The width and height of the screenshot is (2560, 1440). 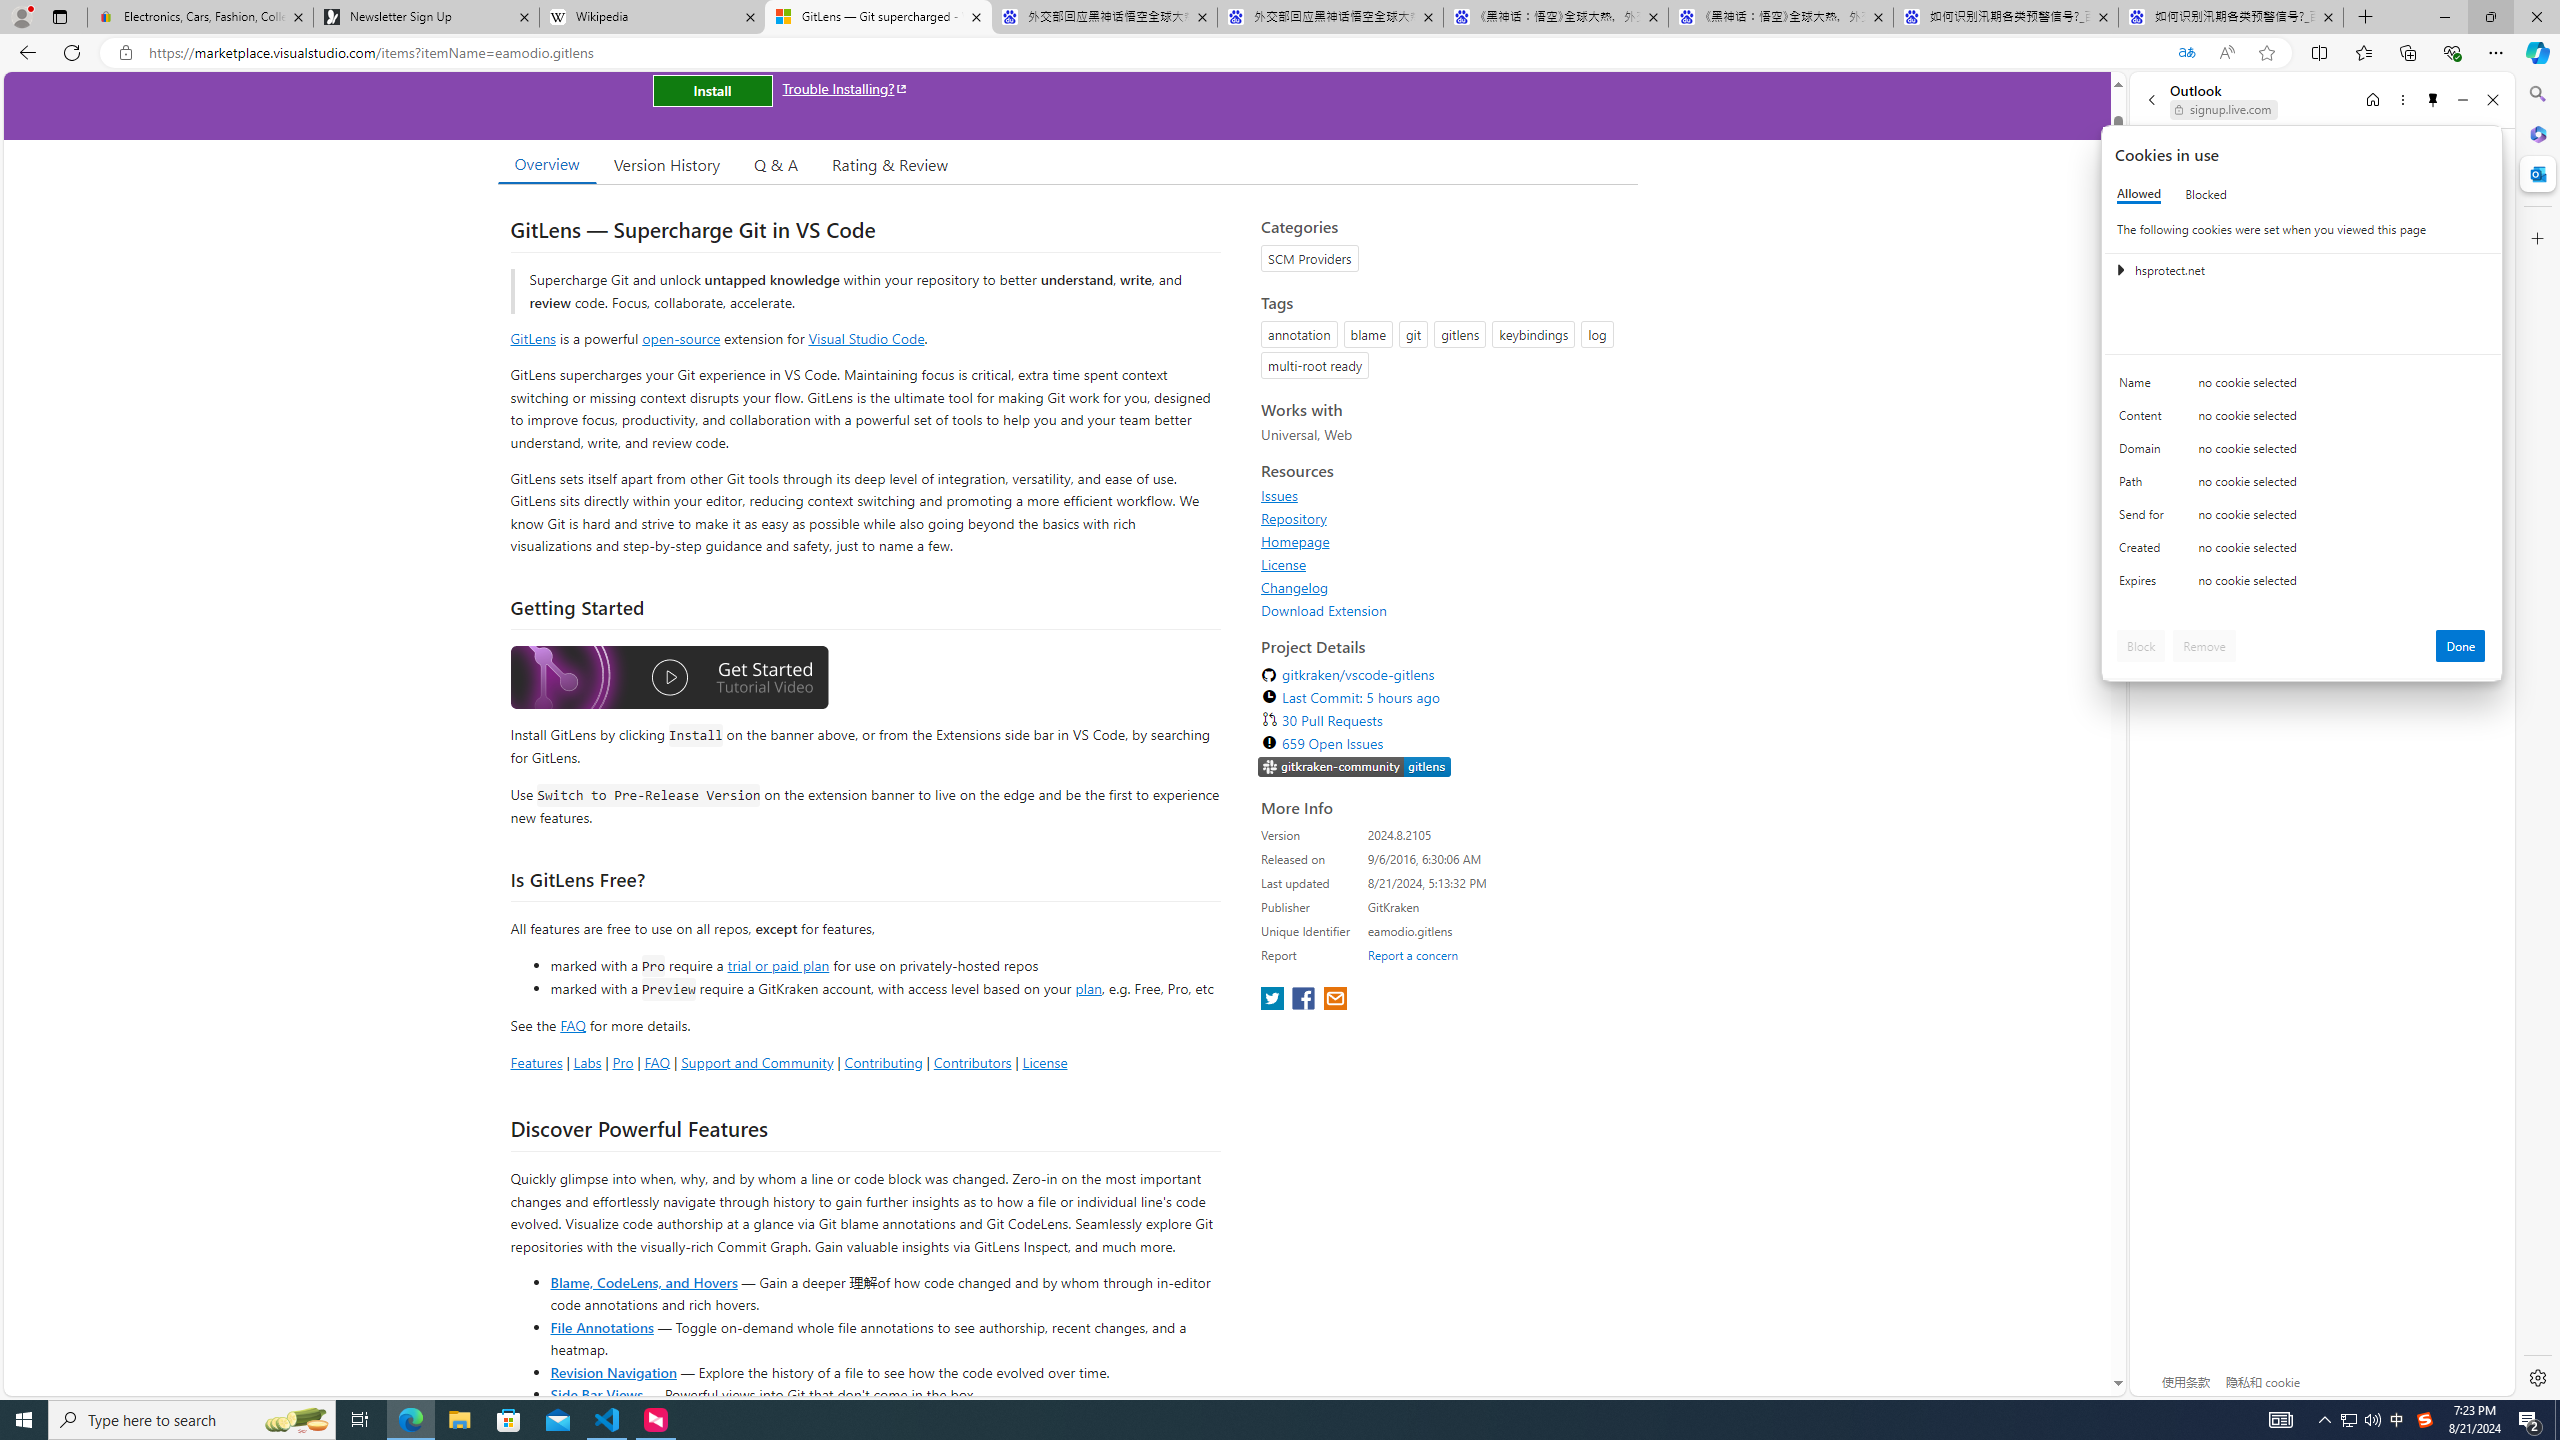 I want to click on 'Path', so click(x=2144, y=486).